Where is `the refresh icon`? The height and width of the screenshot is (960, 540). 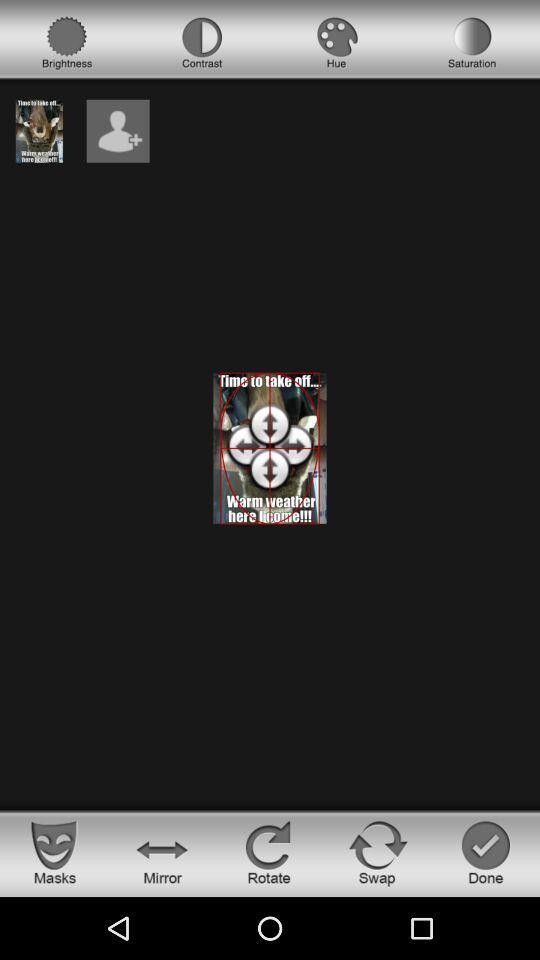 the refresh icon is located at coordinates (270, 851).